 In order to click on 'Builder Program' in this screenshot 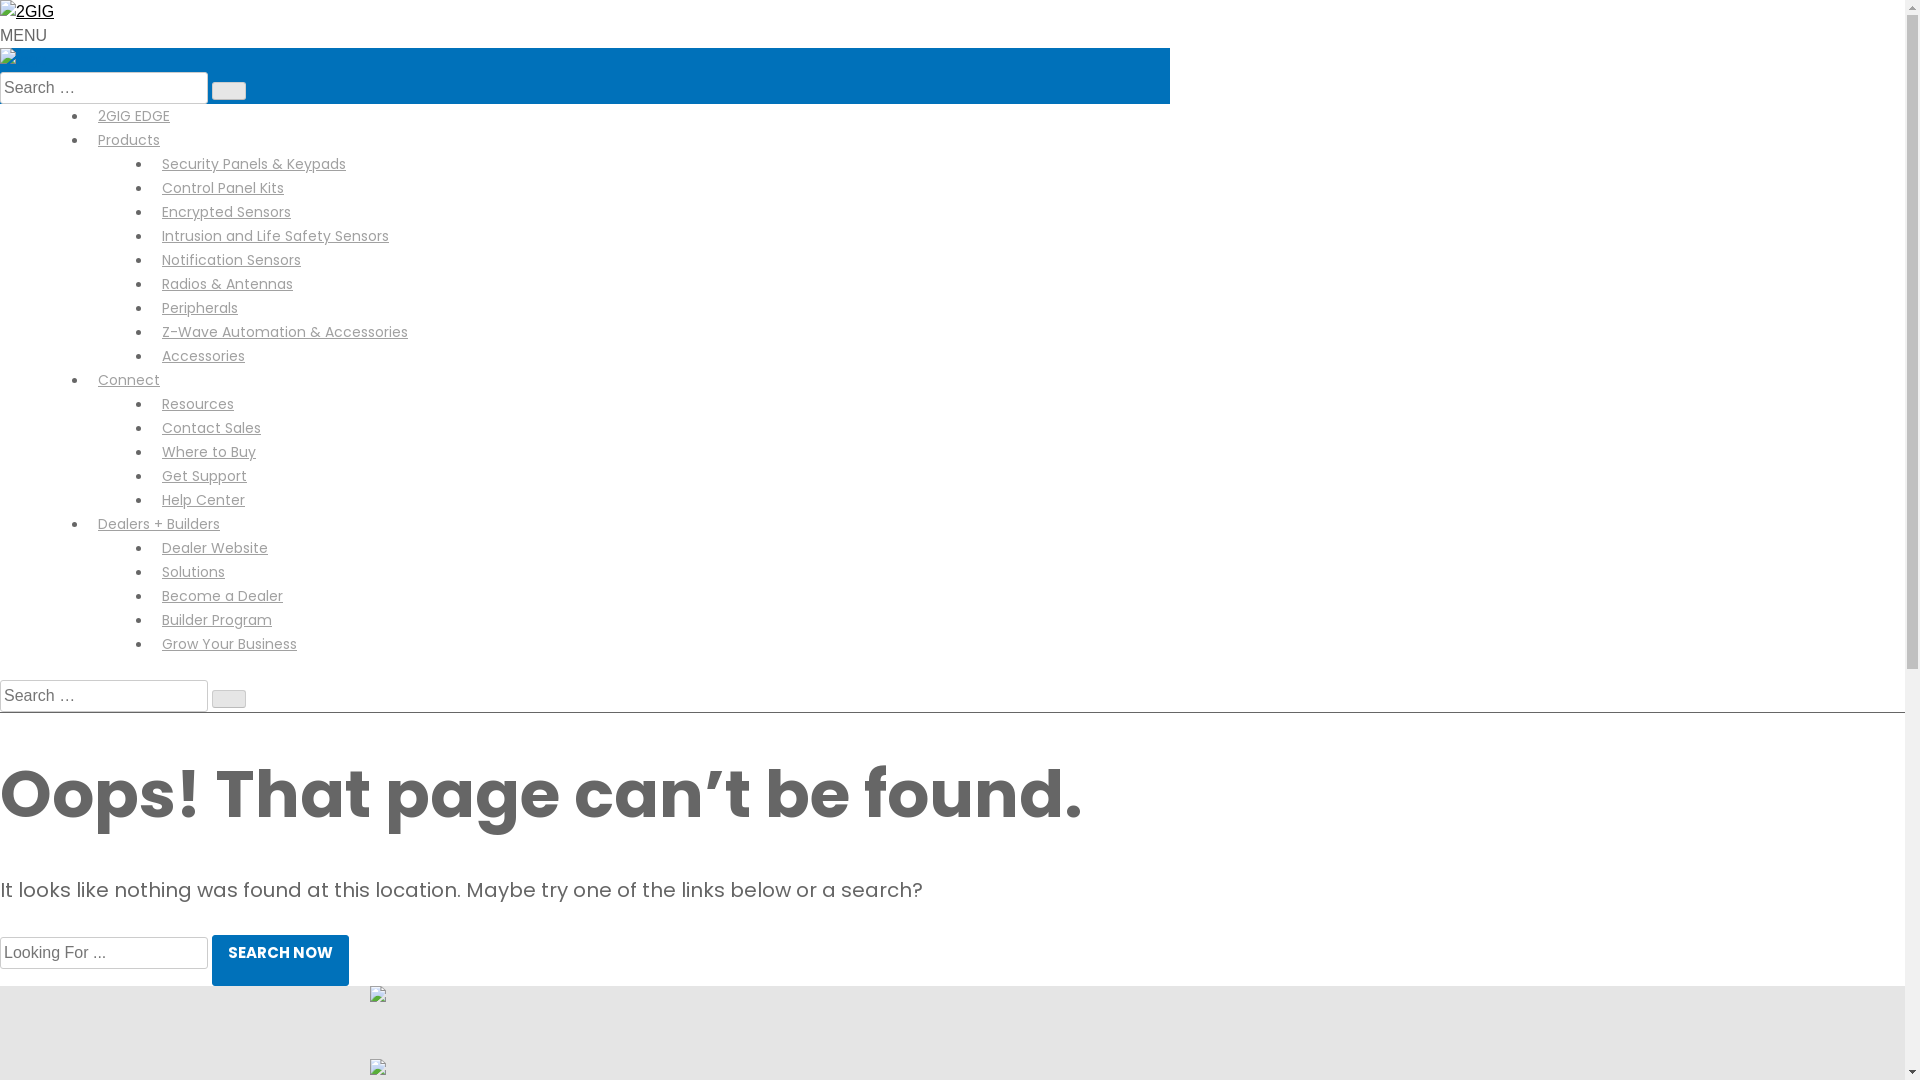, I will do `click(216, 619)`.